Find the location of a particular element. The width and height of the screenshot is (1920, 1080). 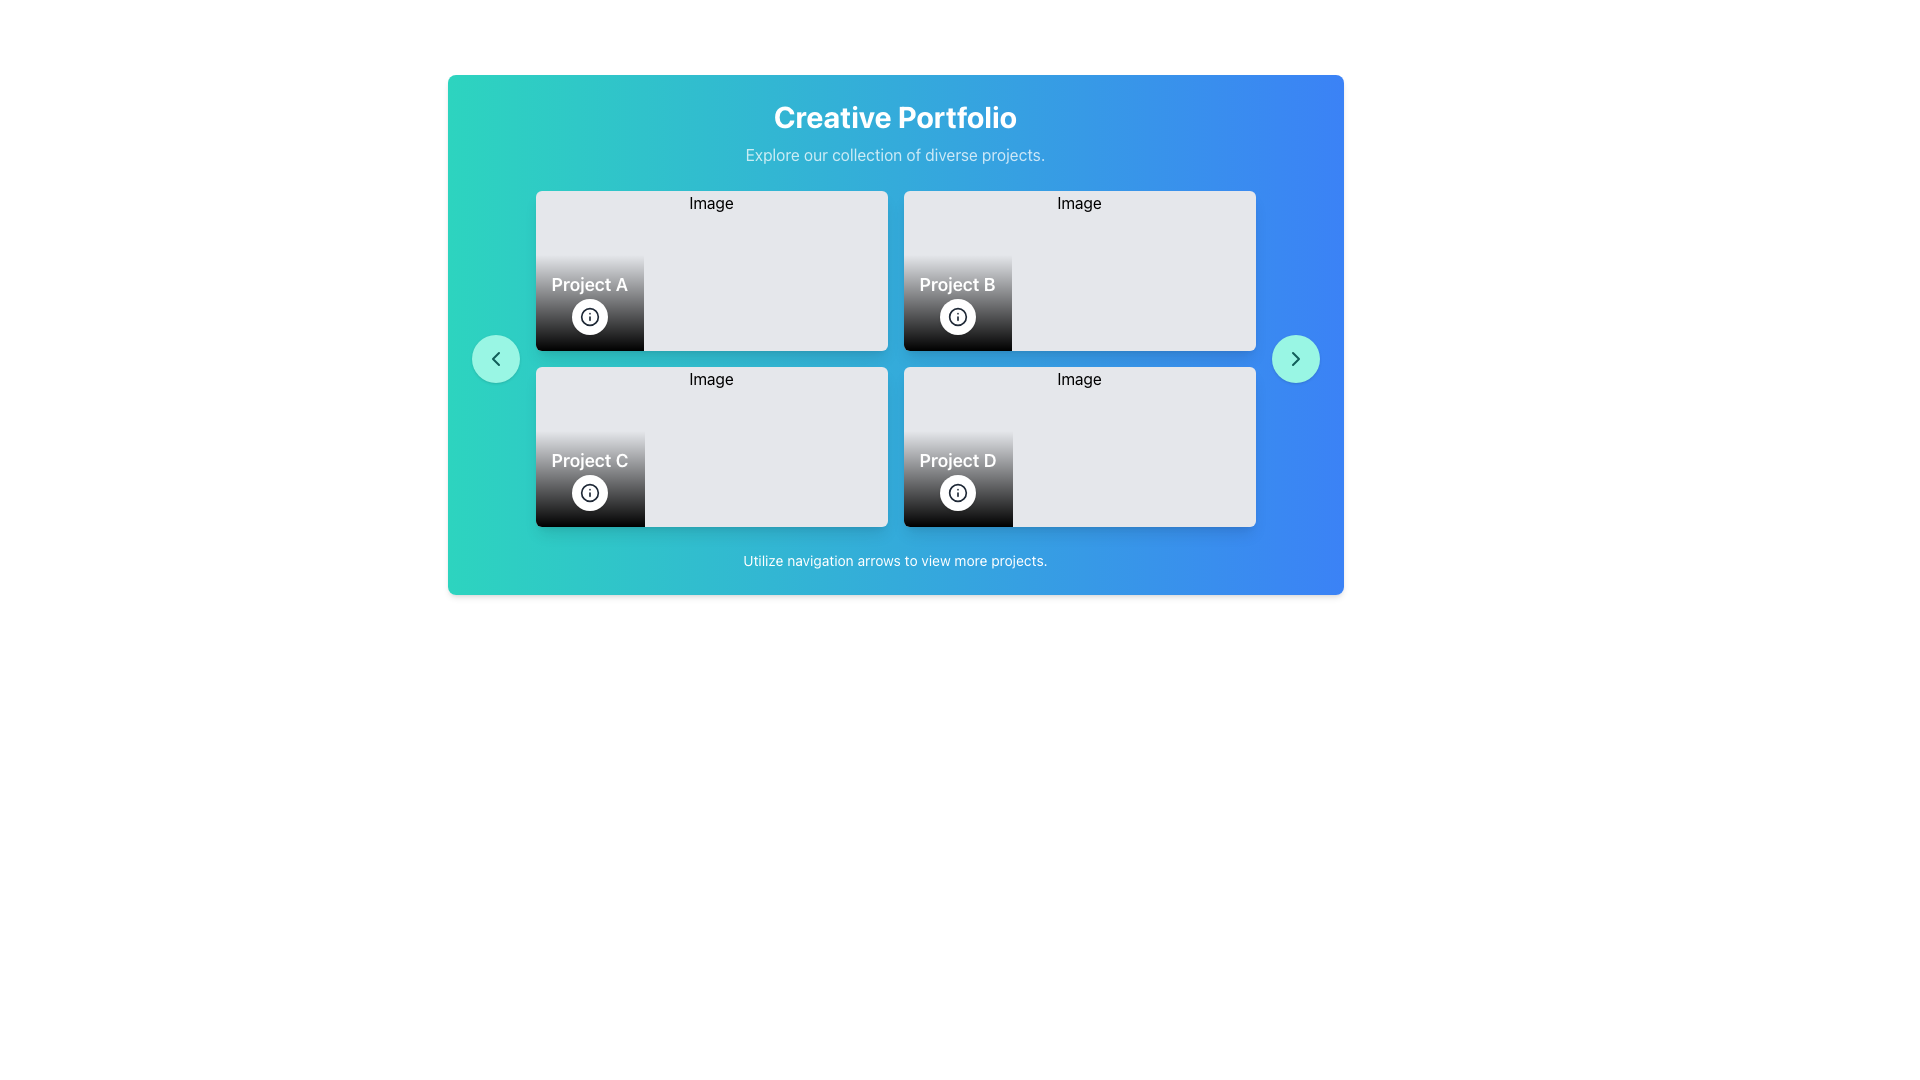

the 'Project B' text label, which is styled bold and white on a black gradient background, located in the bottom section of the project tile for 'Image' is located at coordinates (956, 285).